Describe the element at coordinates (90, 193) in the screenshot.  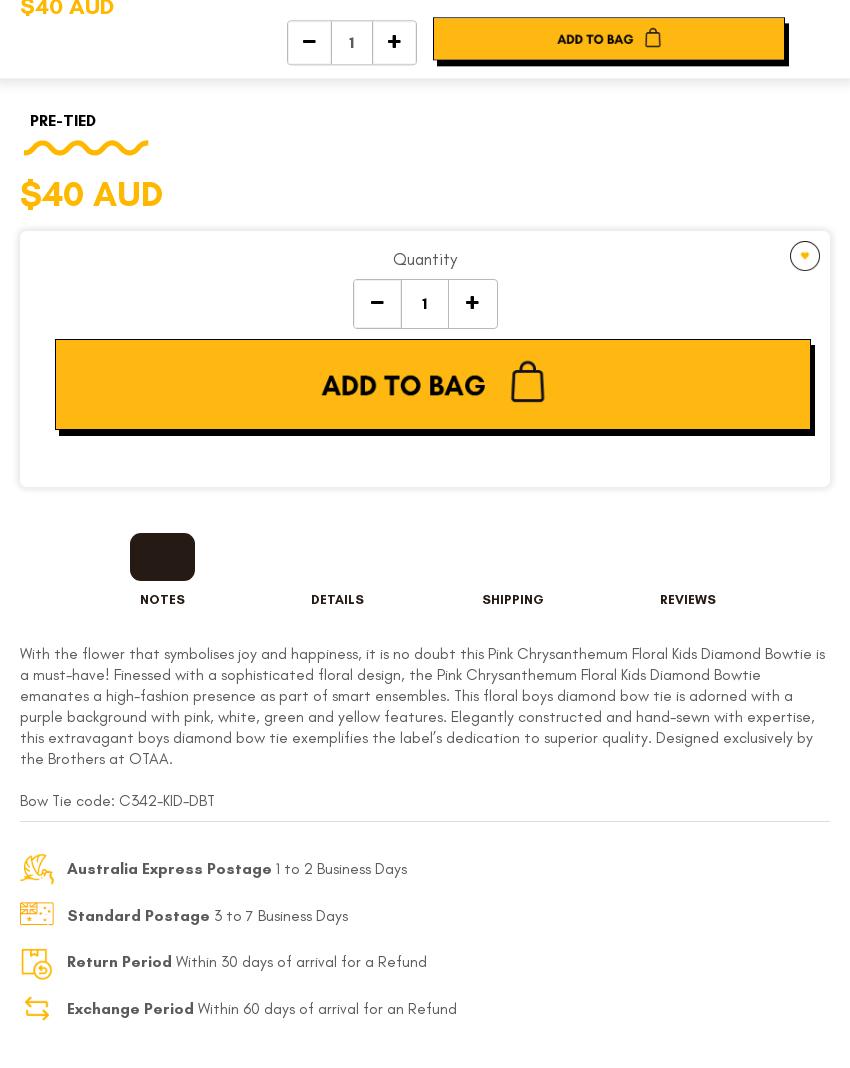
I see `'$40 AUD'` at that location.